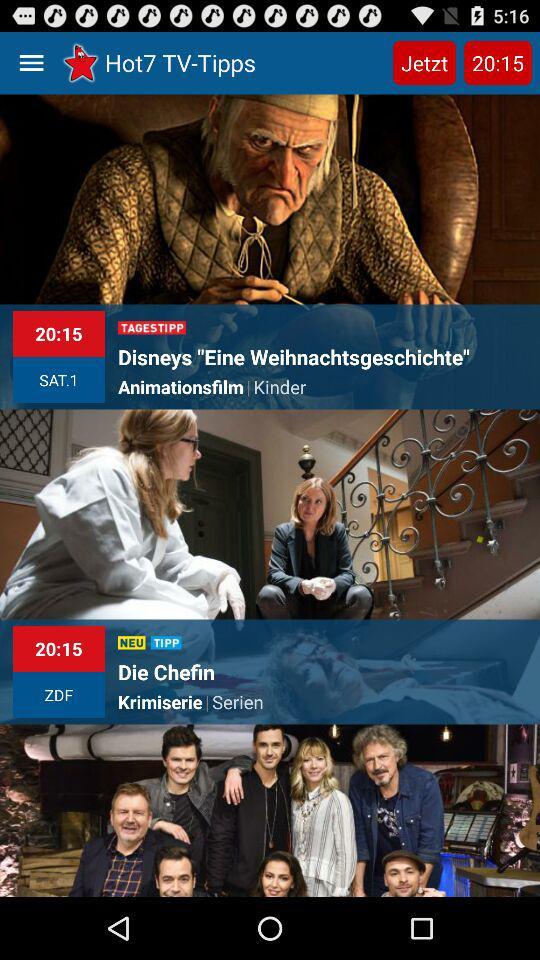  I want to click on jetzt button, so click(423, 62).